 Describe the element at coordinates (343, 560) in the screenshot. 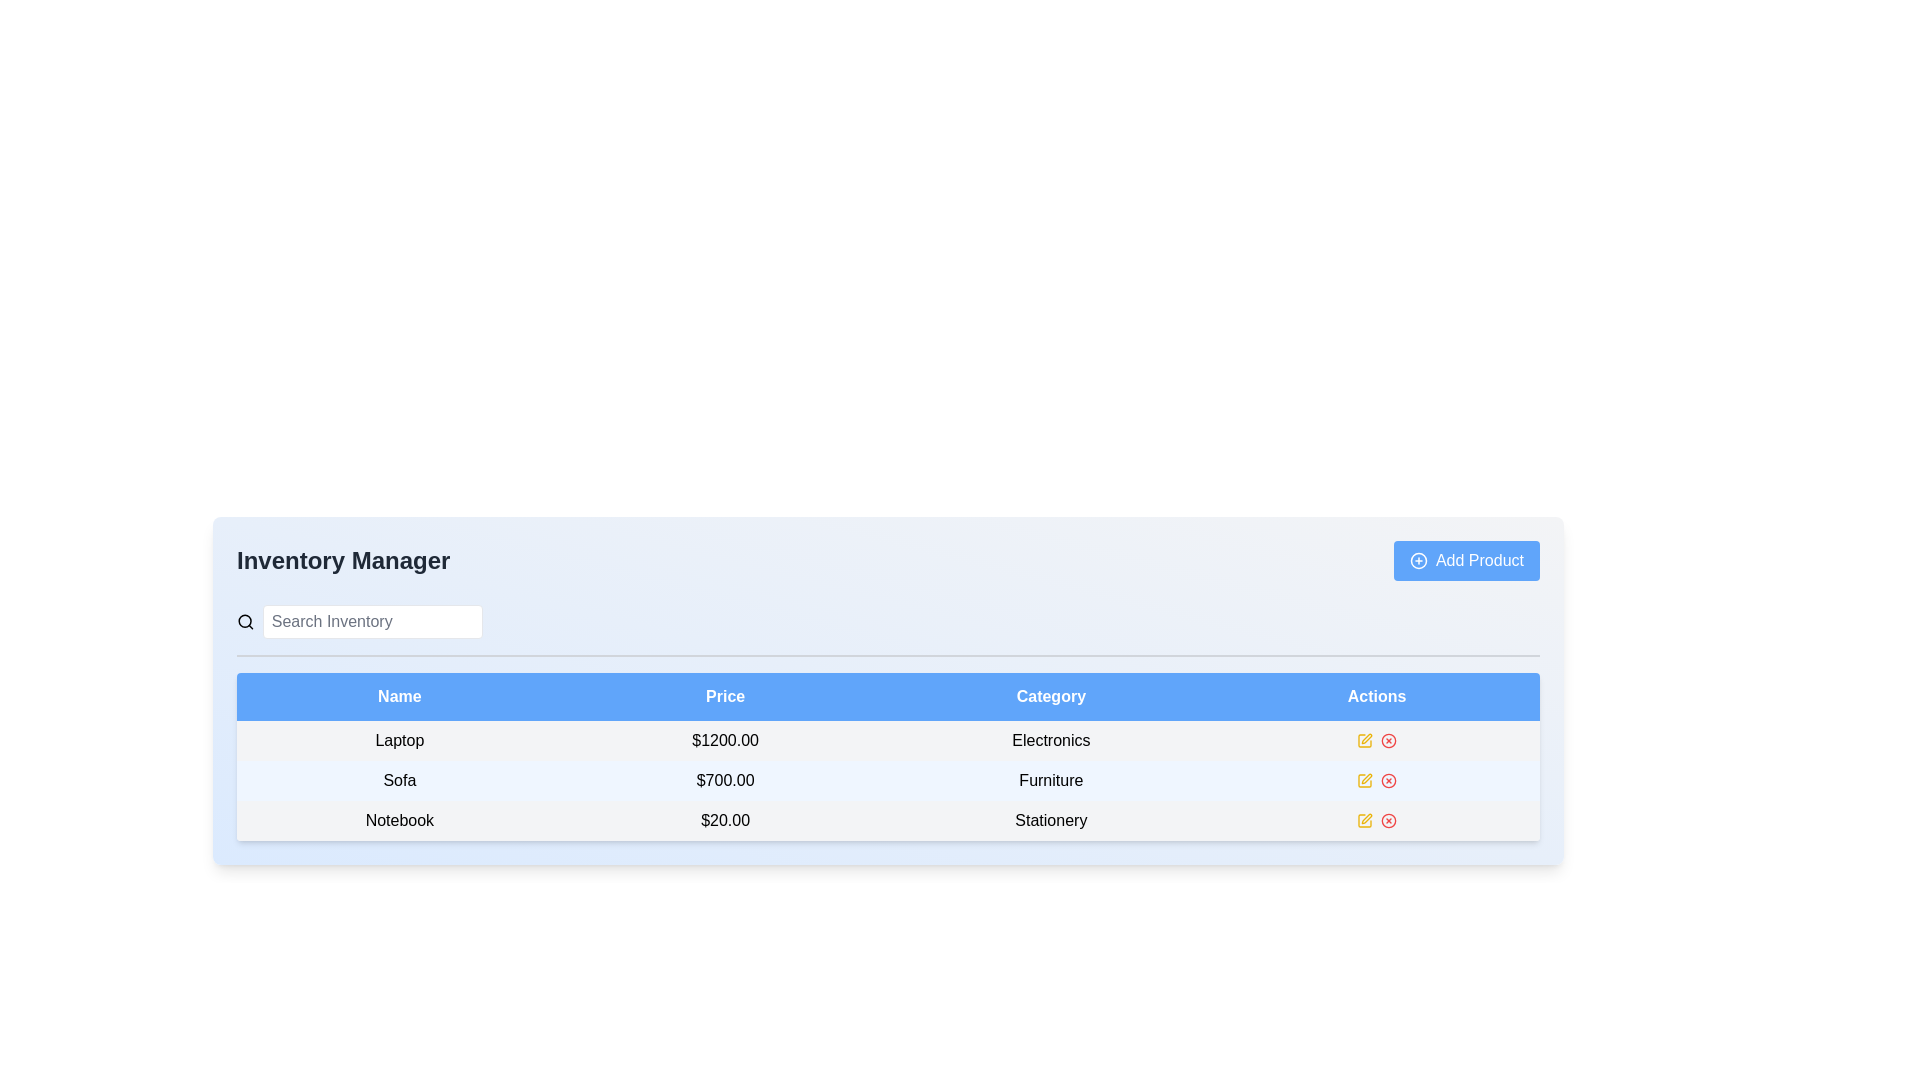

I see `the 'Inventory Manager' text label, which features bold, large-sized dark gray text, positioned on the left-hand side of the header section` at that location.